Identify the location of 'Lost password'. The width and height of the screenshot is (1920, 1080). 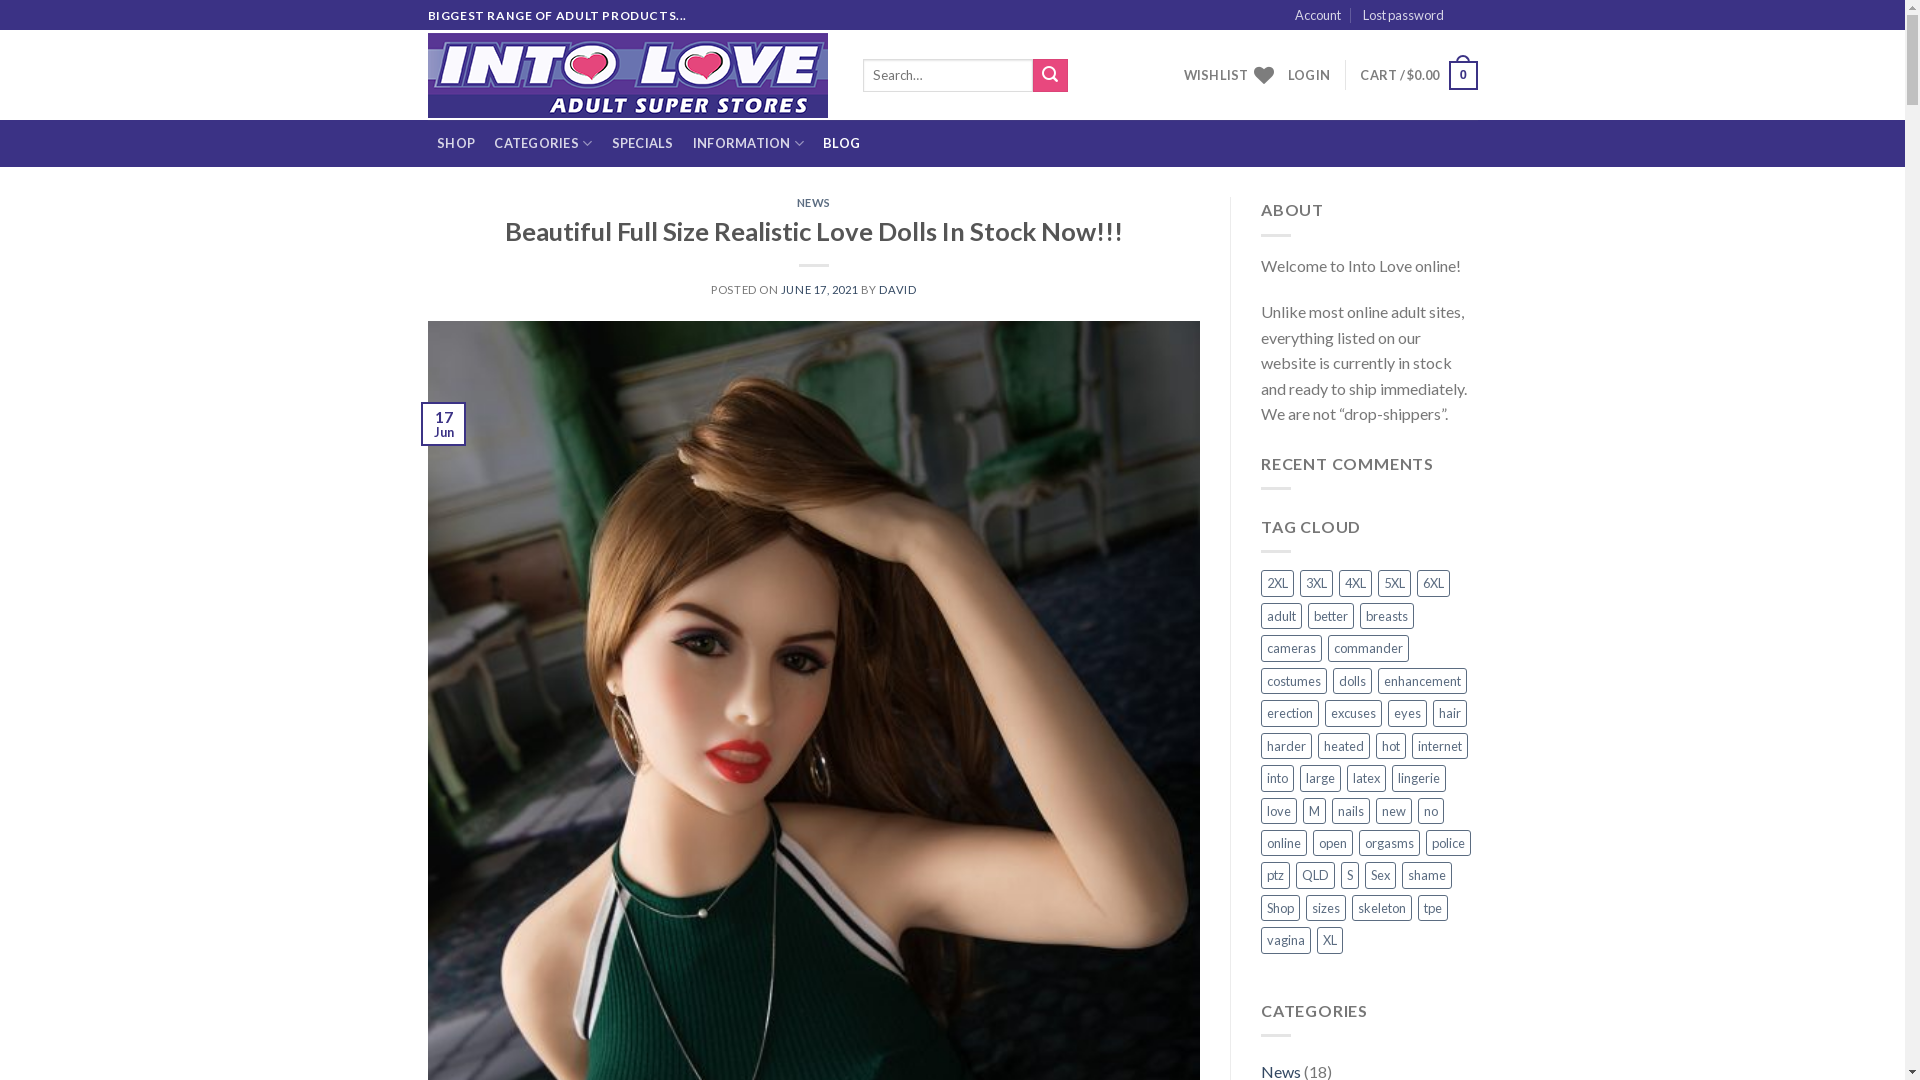
(1402, 15).